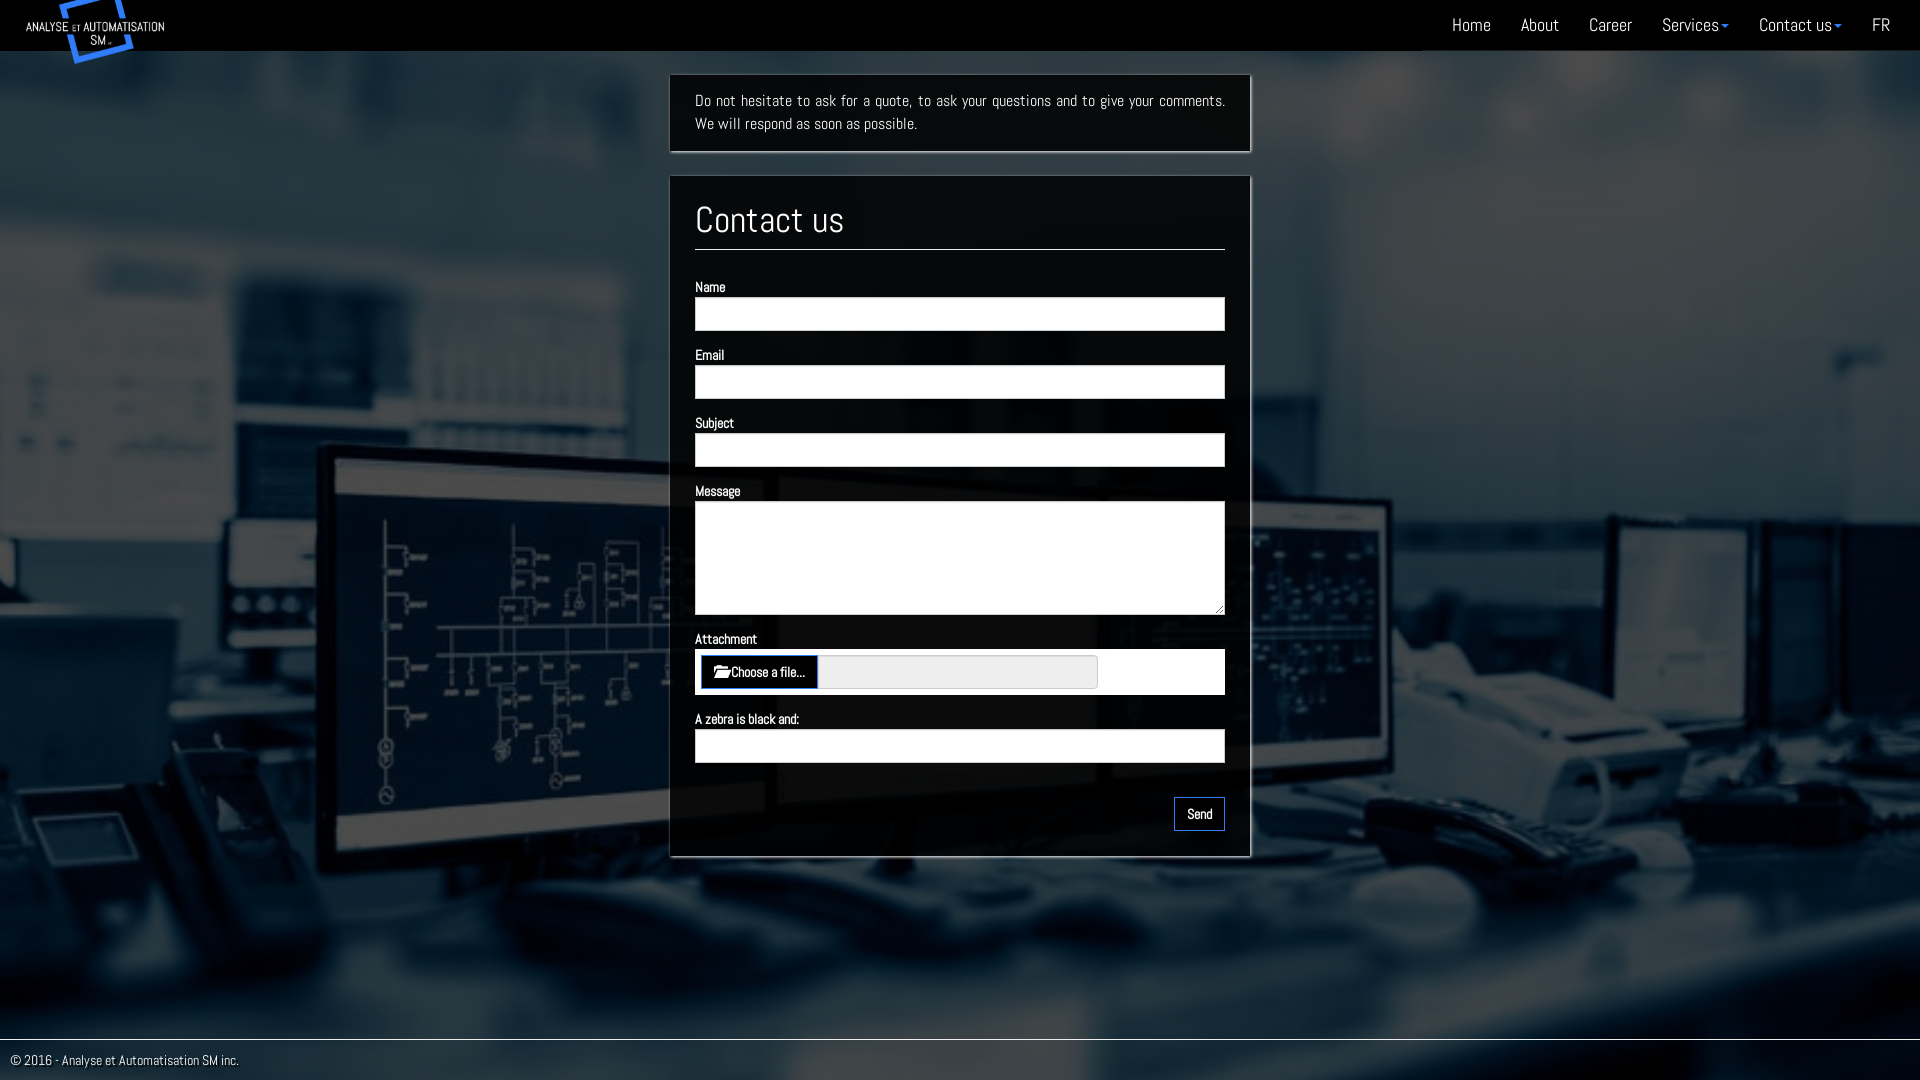 Image resolution: width=1920 pixels, height=1080 pixels. What do you see at coordinates (1800, 24) in the screenshot?
I see `'Contact us'` at bounding box center [1800, 24].